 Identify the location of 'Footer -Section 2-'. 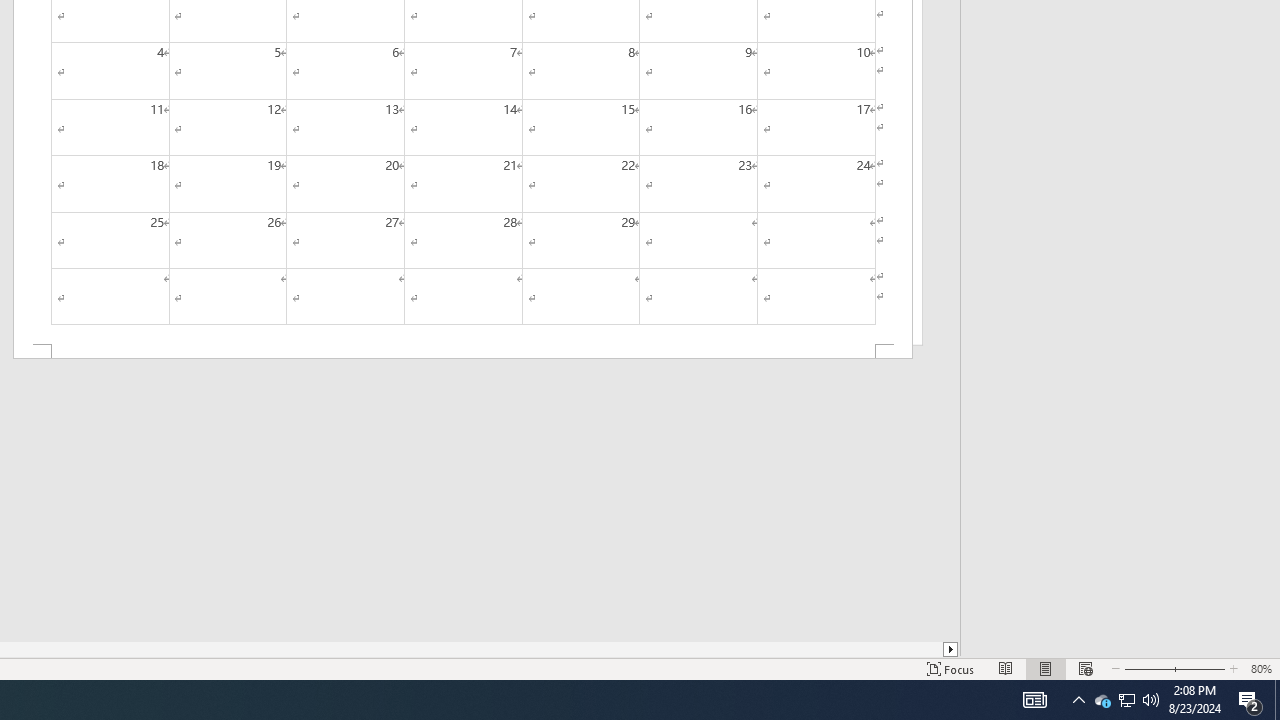
(461, 350).